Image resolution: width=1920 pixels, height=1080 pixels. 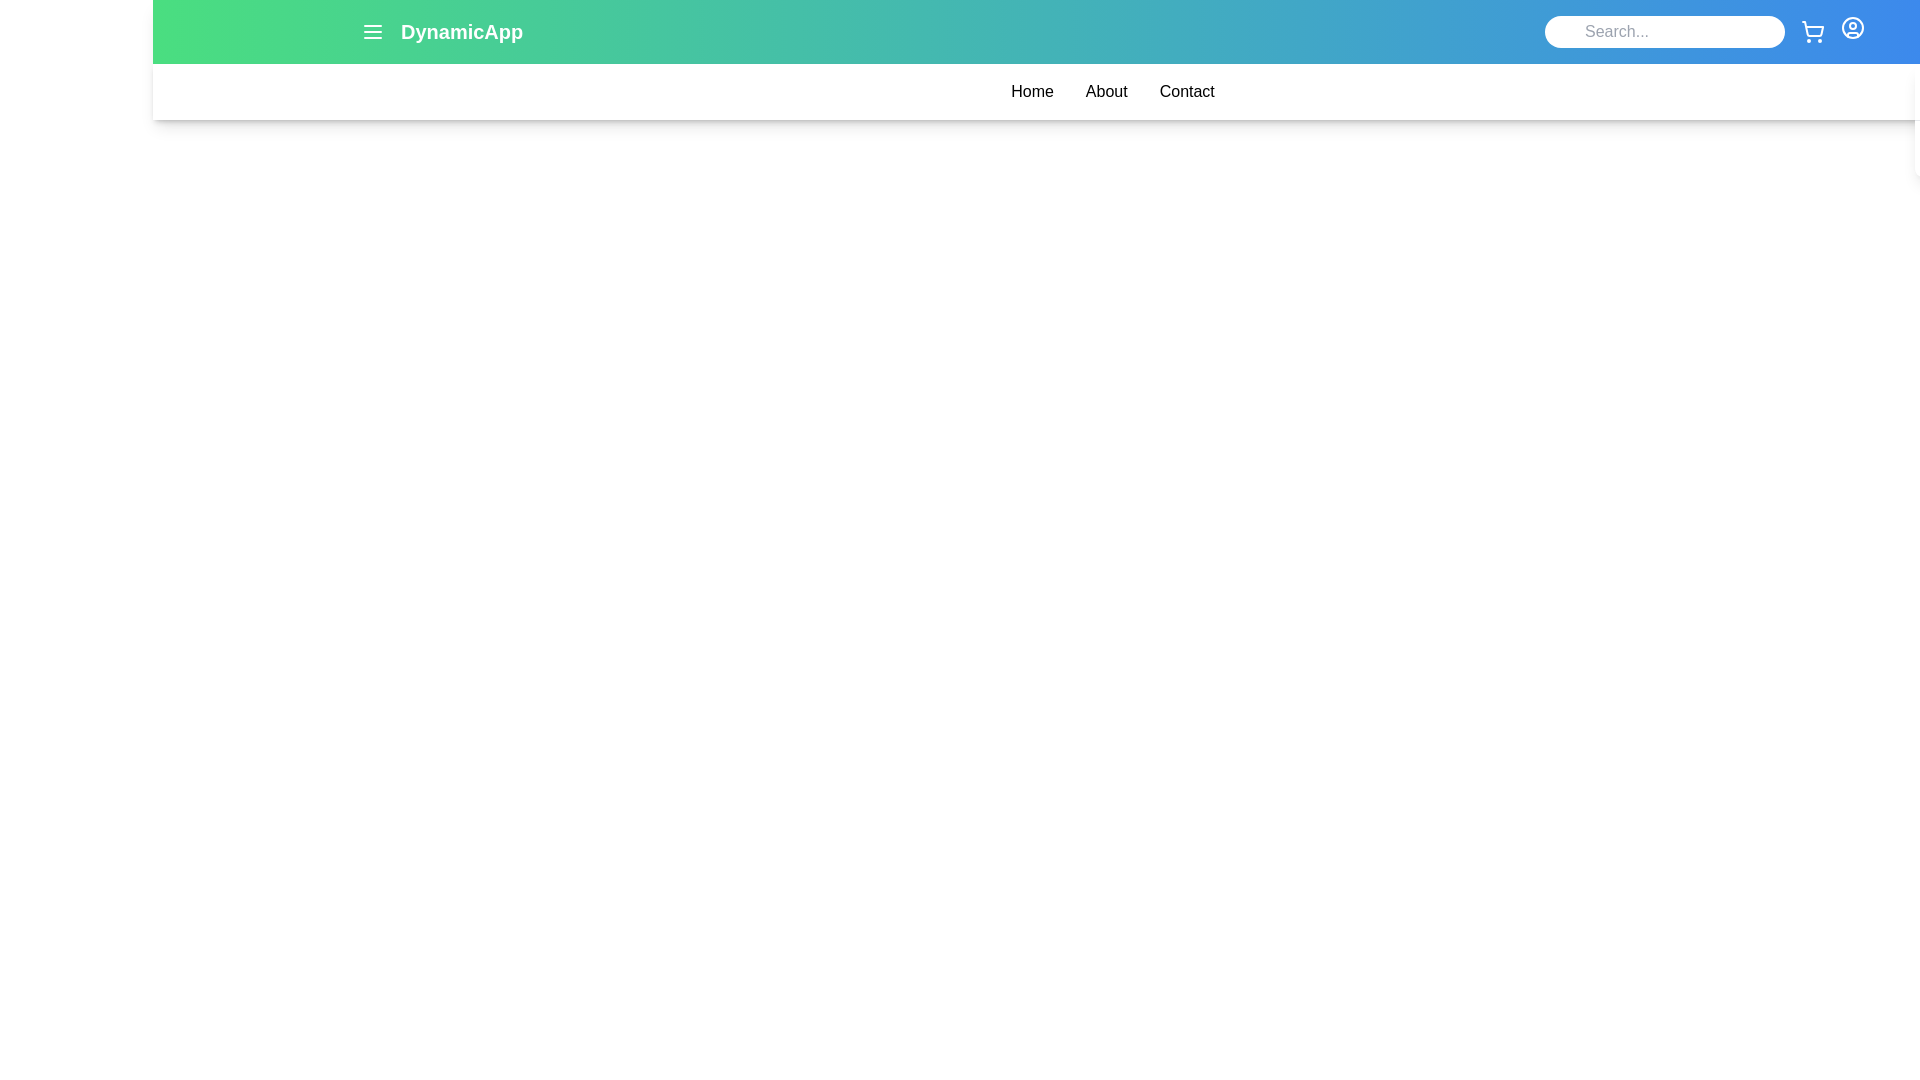 I want to click on the search bar and type 'example text', so click(x=1665, y=31).